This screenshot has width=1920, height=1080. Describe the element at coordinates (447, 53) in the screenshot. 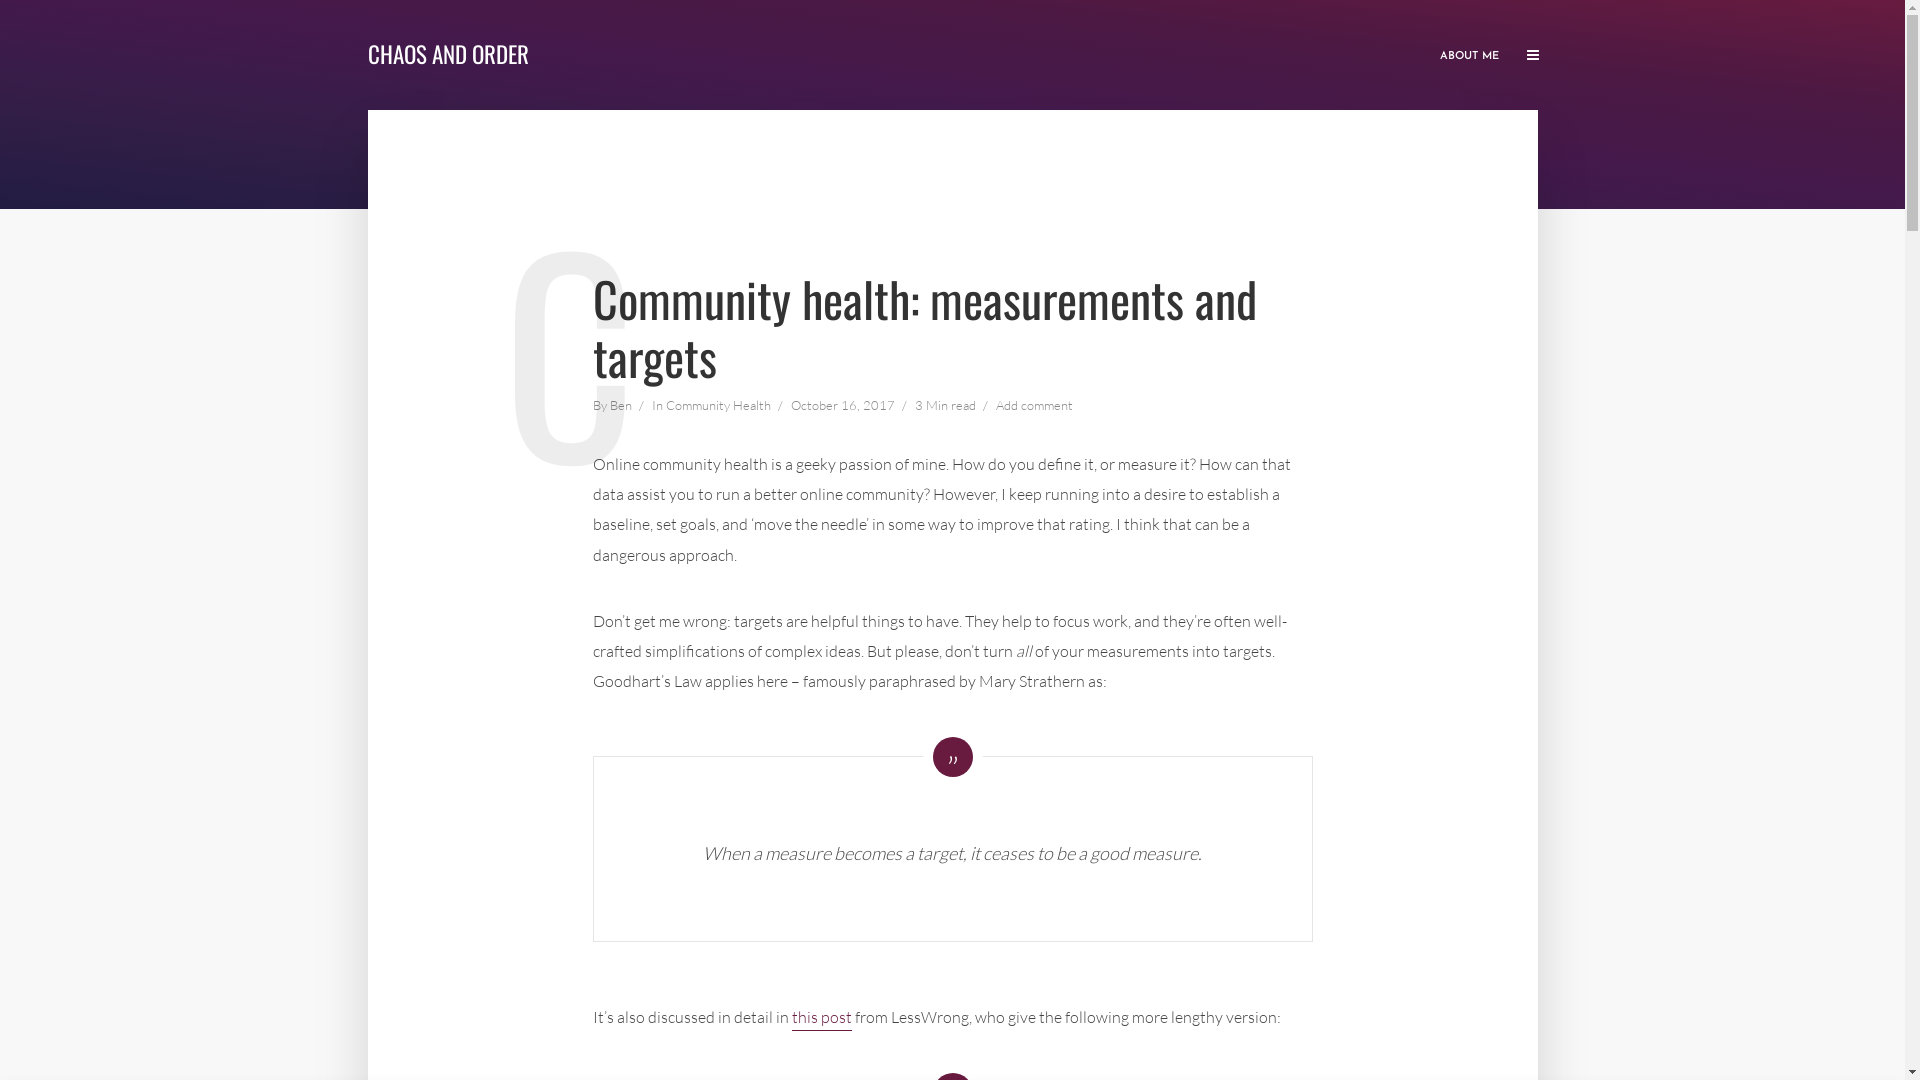

I see `'CHAOS AND ORDER'` at that location.